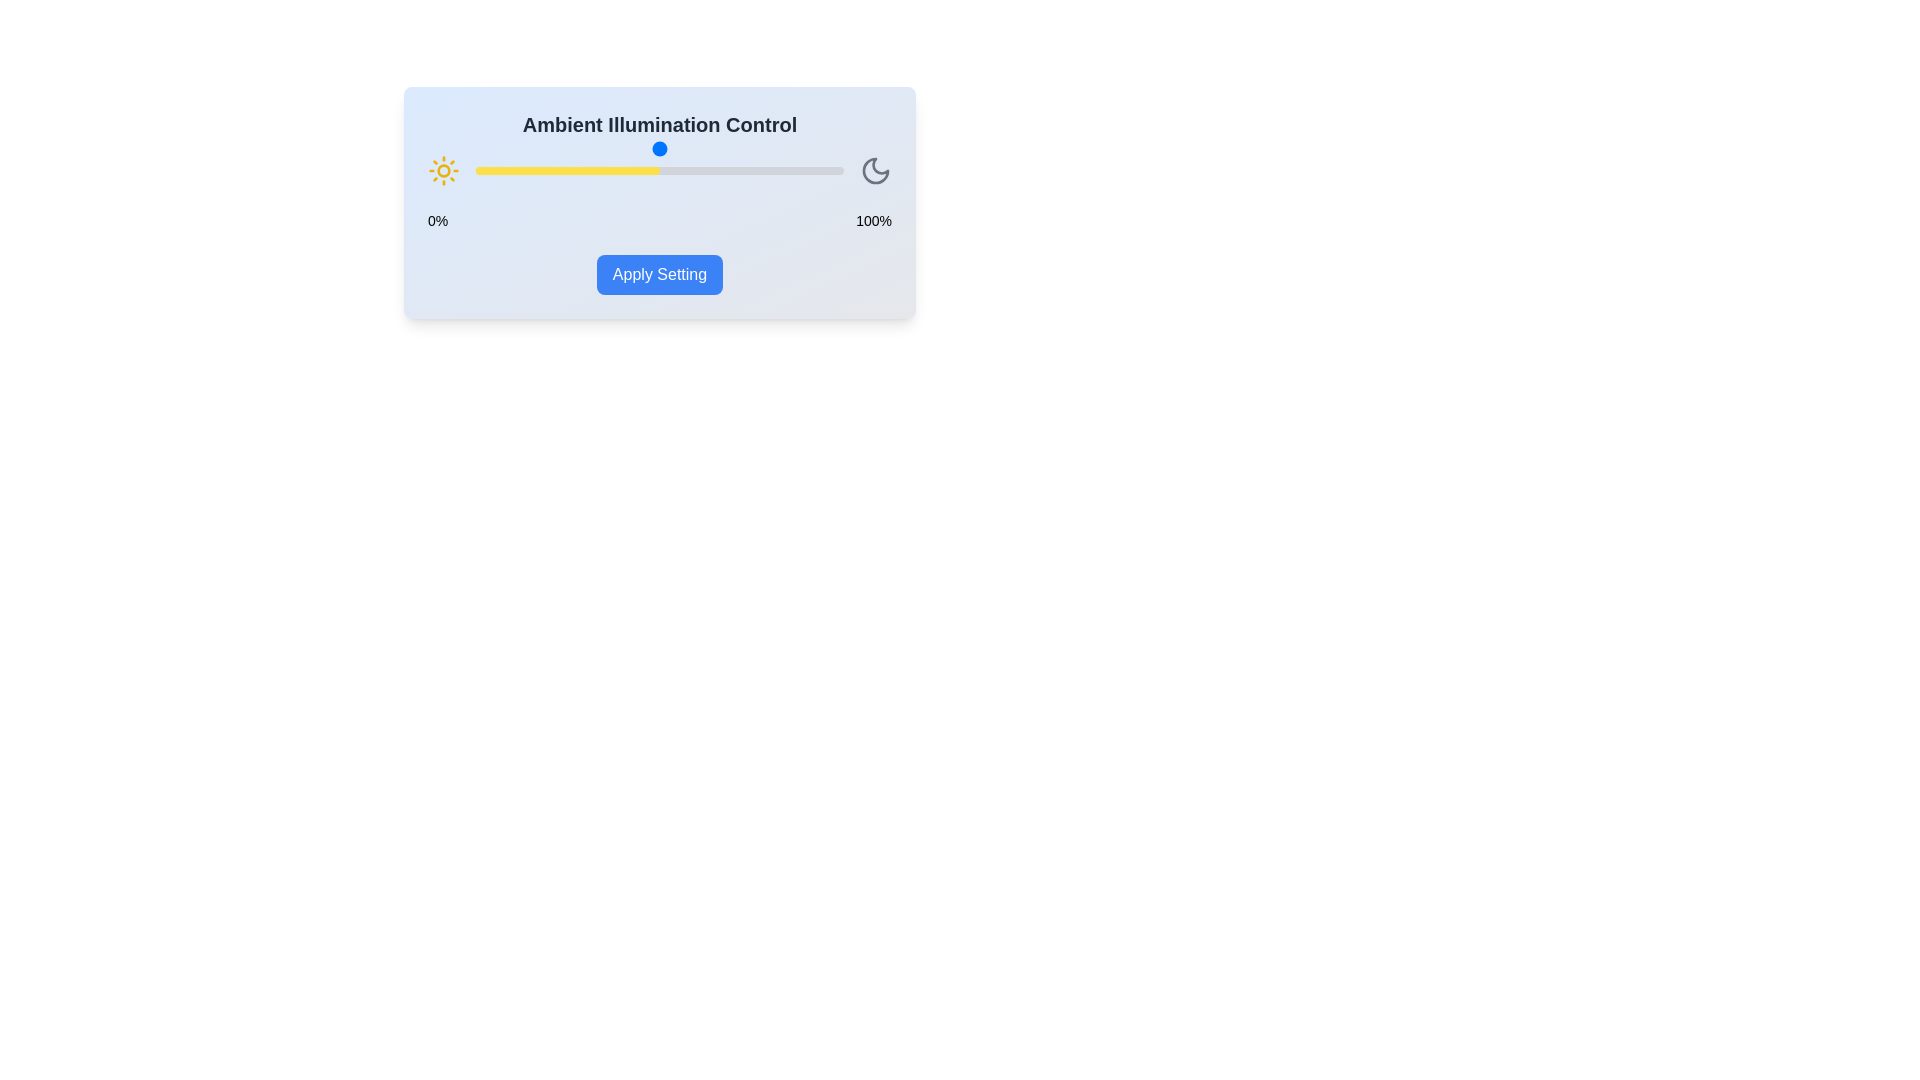 Image resolution: width=1920 pixels, height=1080 pixels. Describe the element at coordinates (747, 169) in the screenshot. I see `the illumination slider to 74%` at that location.